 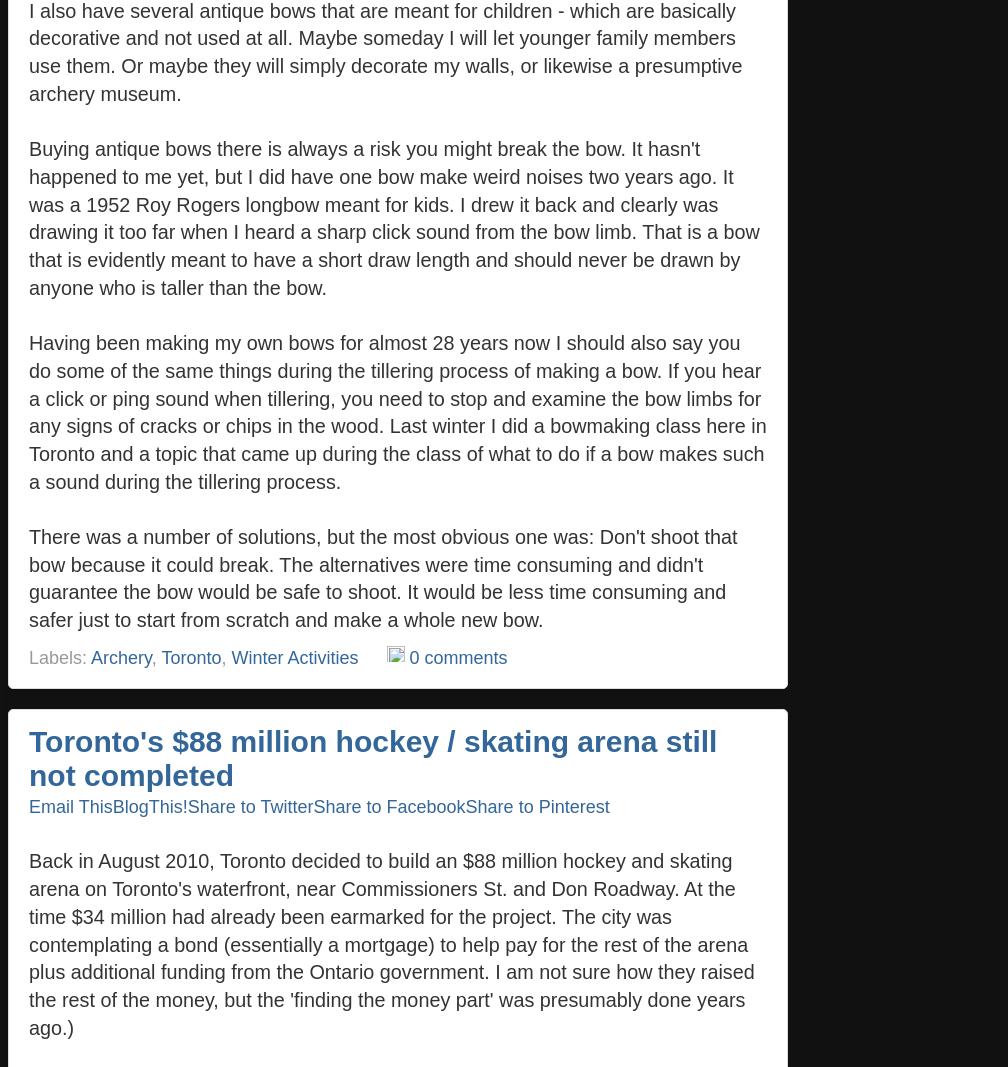 I want to click on 'Back in August 2010, Toronto decided to build an $88 million hockey and skating arena on  Toronto's waterfront, near Commissioners St. and Don Roadway. At the time $34  million had already been earmarked for the project. The city was contemplating a bond (essentially a mortgage) to help pay for the rest  of the arena plus additional funding from the Ontario government. I am not sure how they raised the rest of the money, but the 'finding the money part' was presumably done years ago.)', so click(x=29, y=943).